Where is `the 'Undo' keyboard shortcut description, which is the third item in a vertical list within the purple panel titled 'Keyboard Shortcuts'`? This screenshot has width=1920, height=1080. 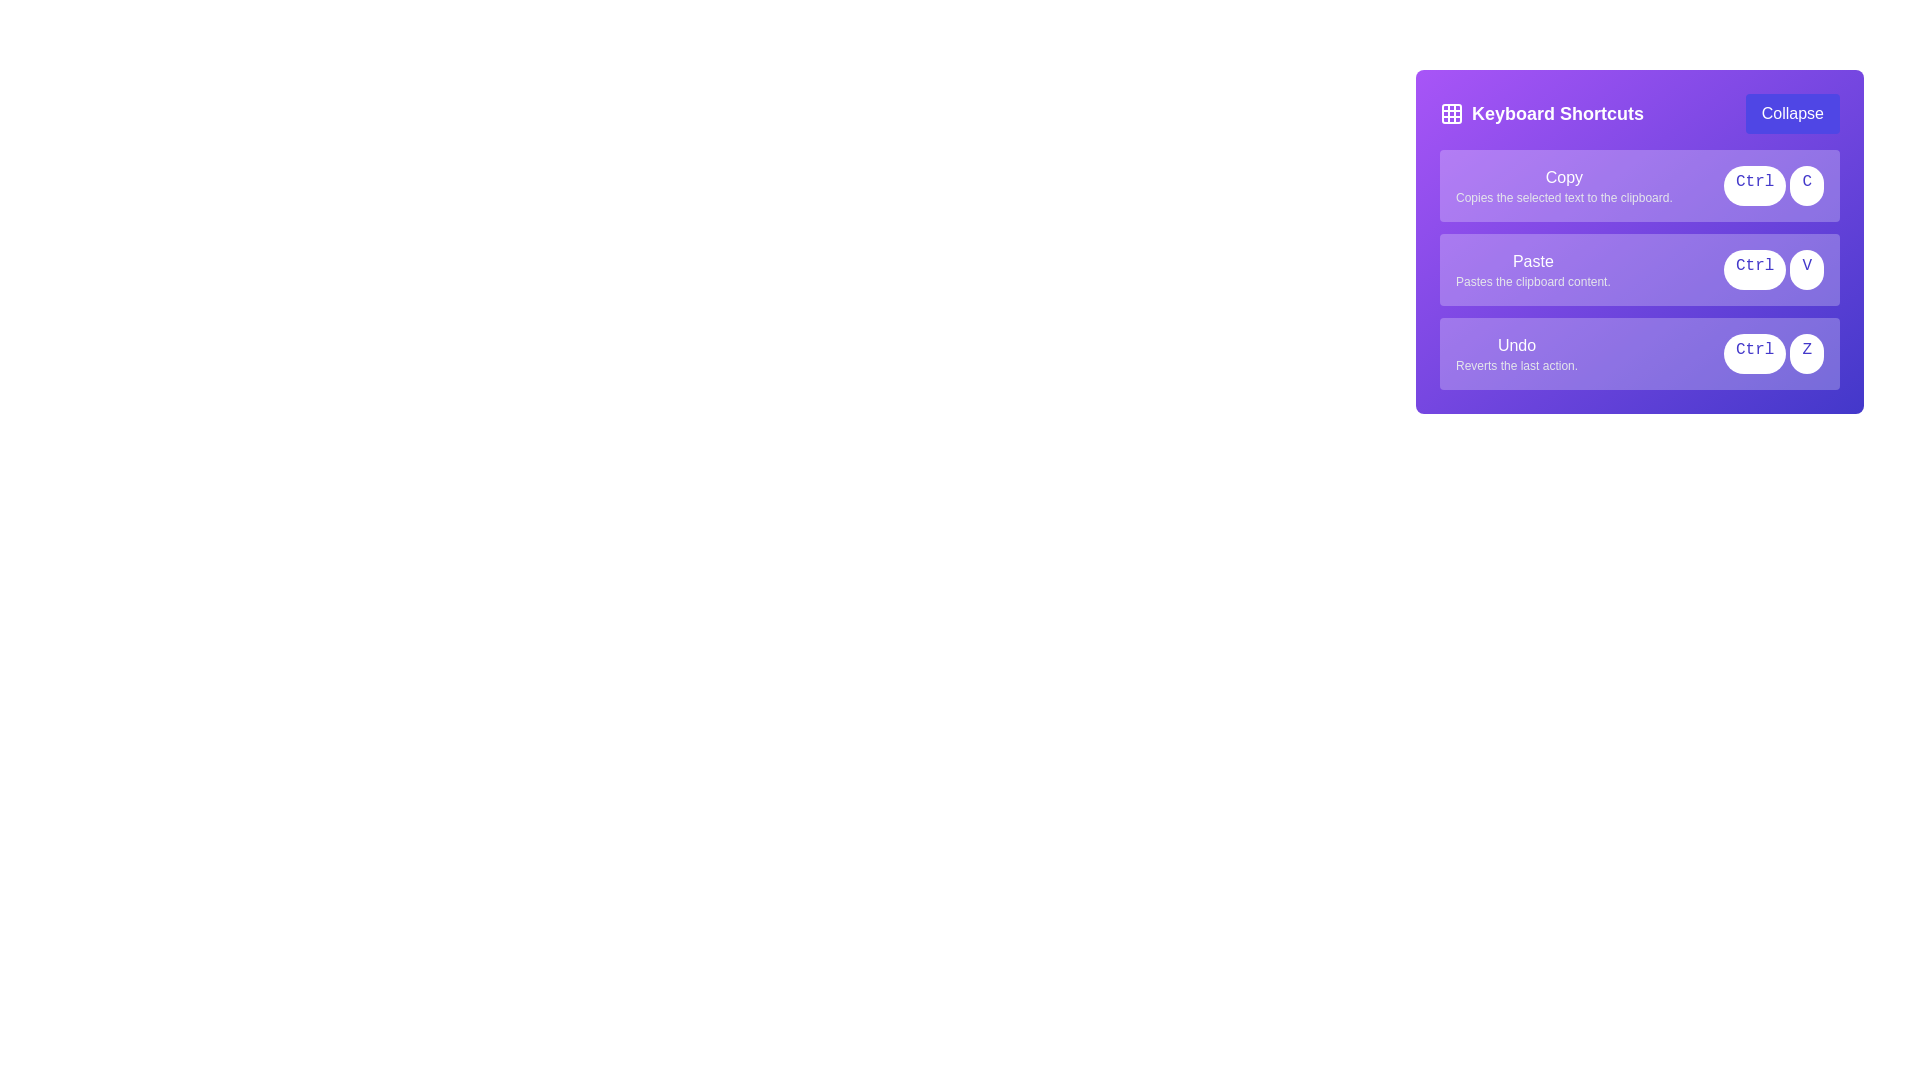 the 'Undo' keyboard shortcut description, which is the third item in a vertical list within the purple panel titled 'Keyboard Shortcuts' is located at coordinates (1516, 353).